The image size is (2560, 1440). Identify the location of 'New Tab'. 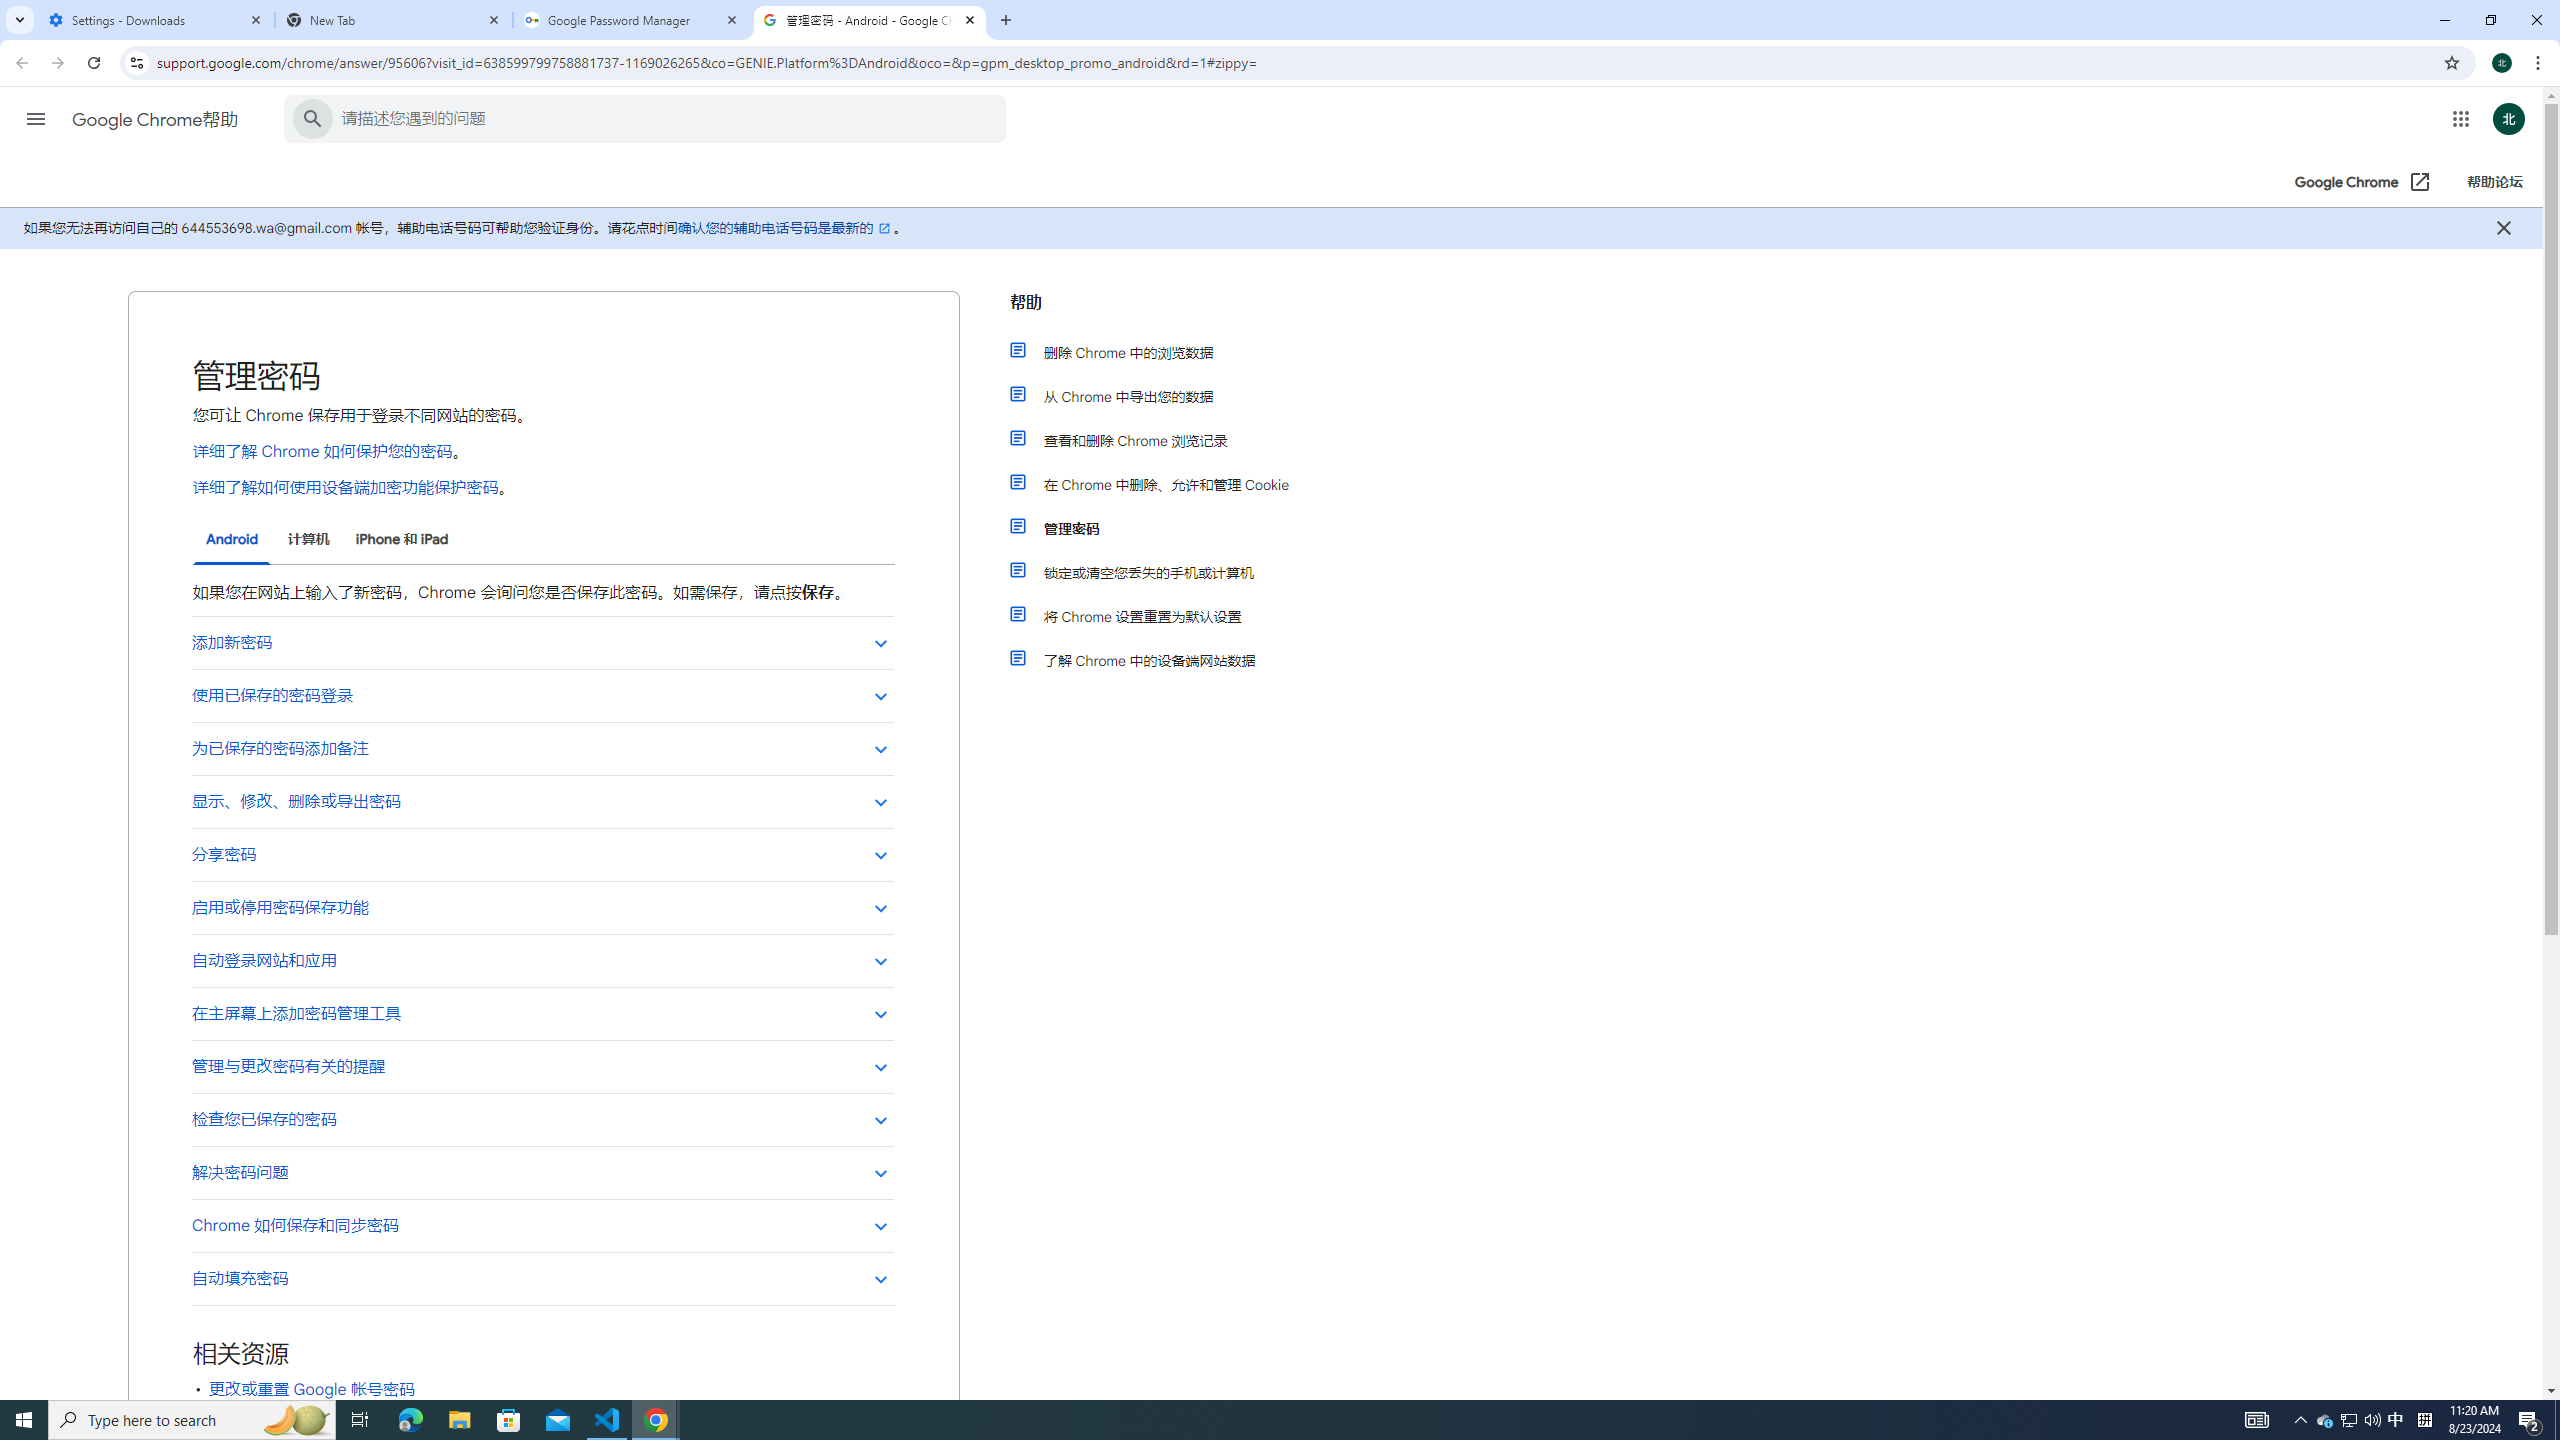
(394, 19).